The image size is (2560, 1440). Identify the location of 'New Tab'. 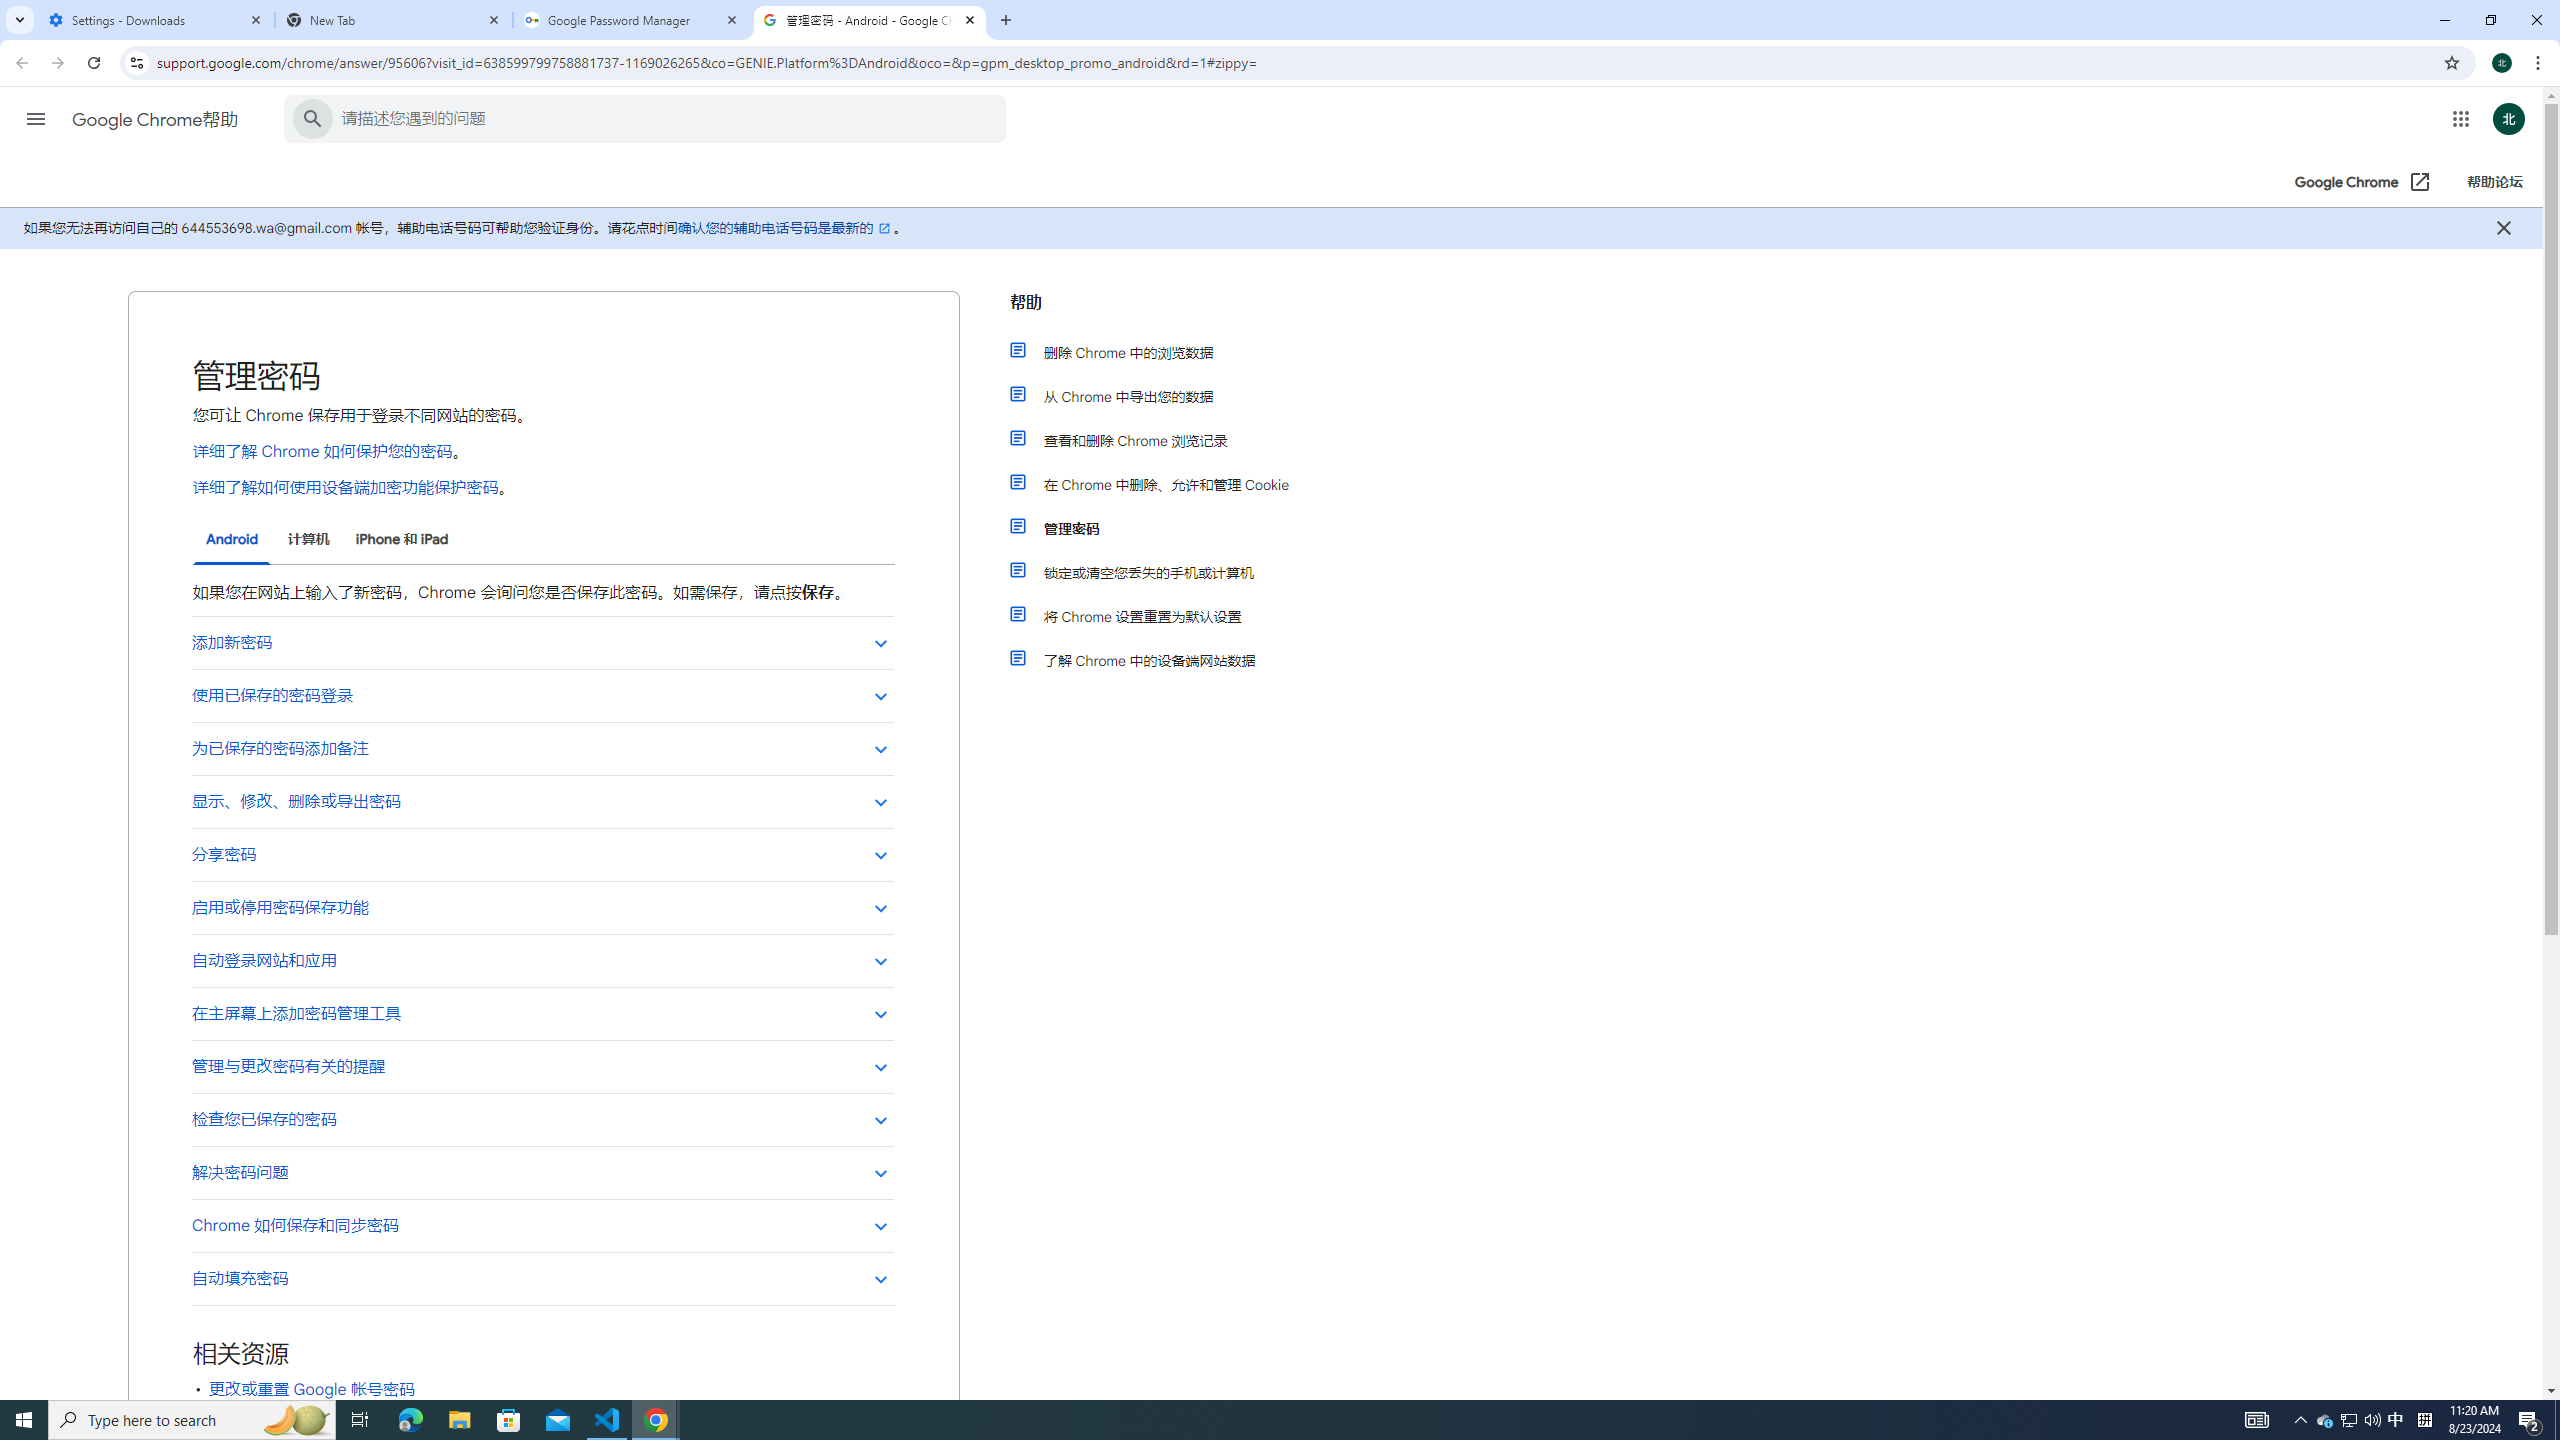
(394, 19).